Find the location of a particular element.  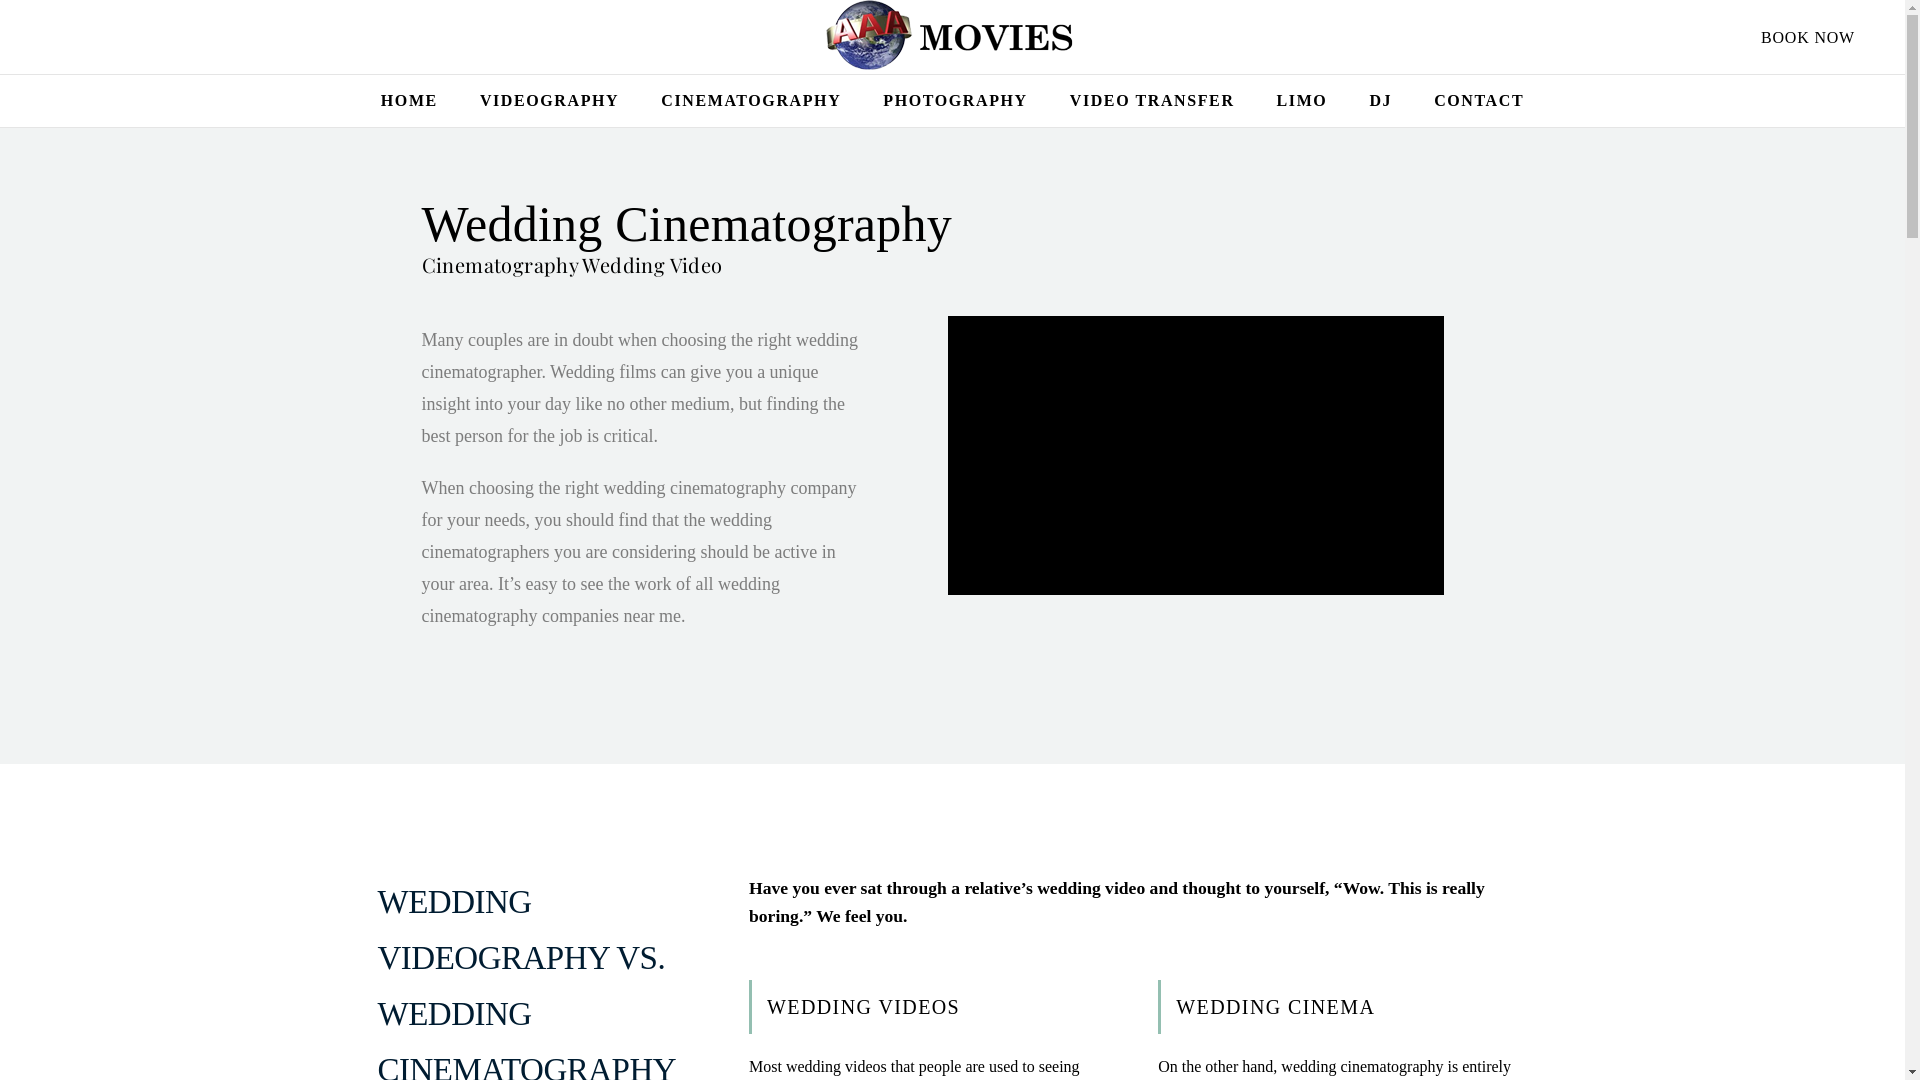

'BOOK NOW' is located at coordinates (1808, 37).